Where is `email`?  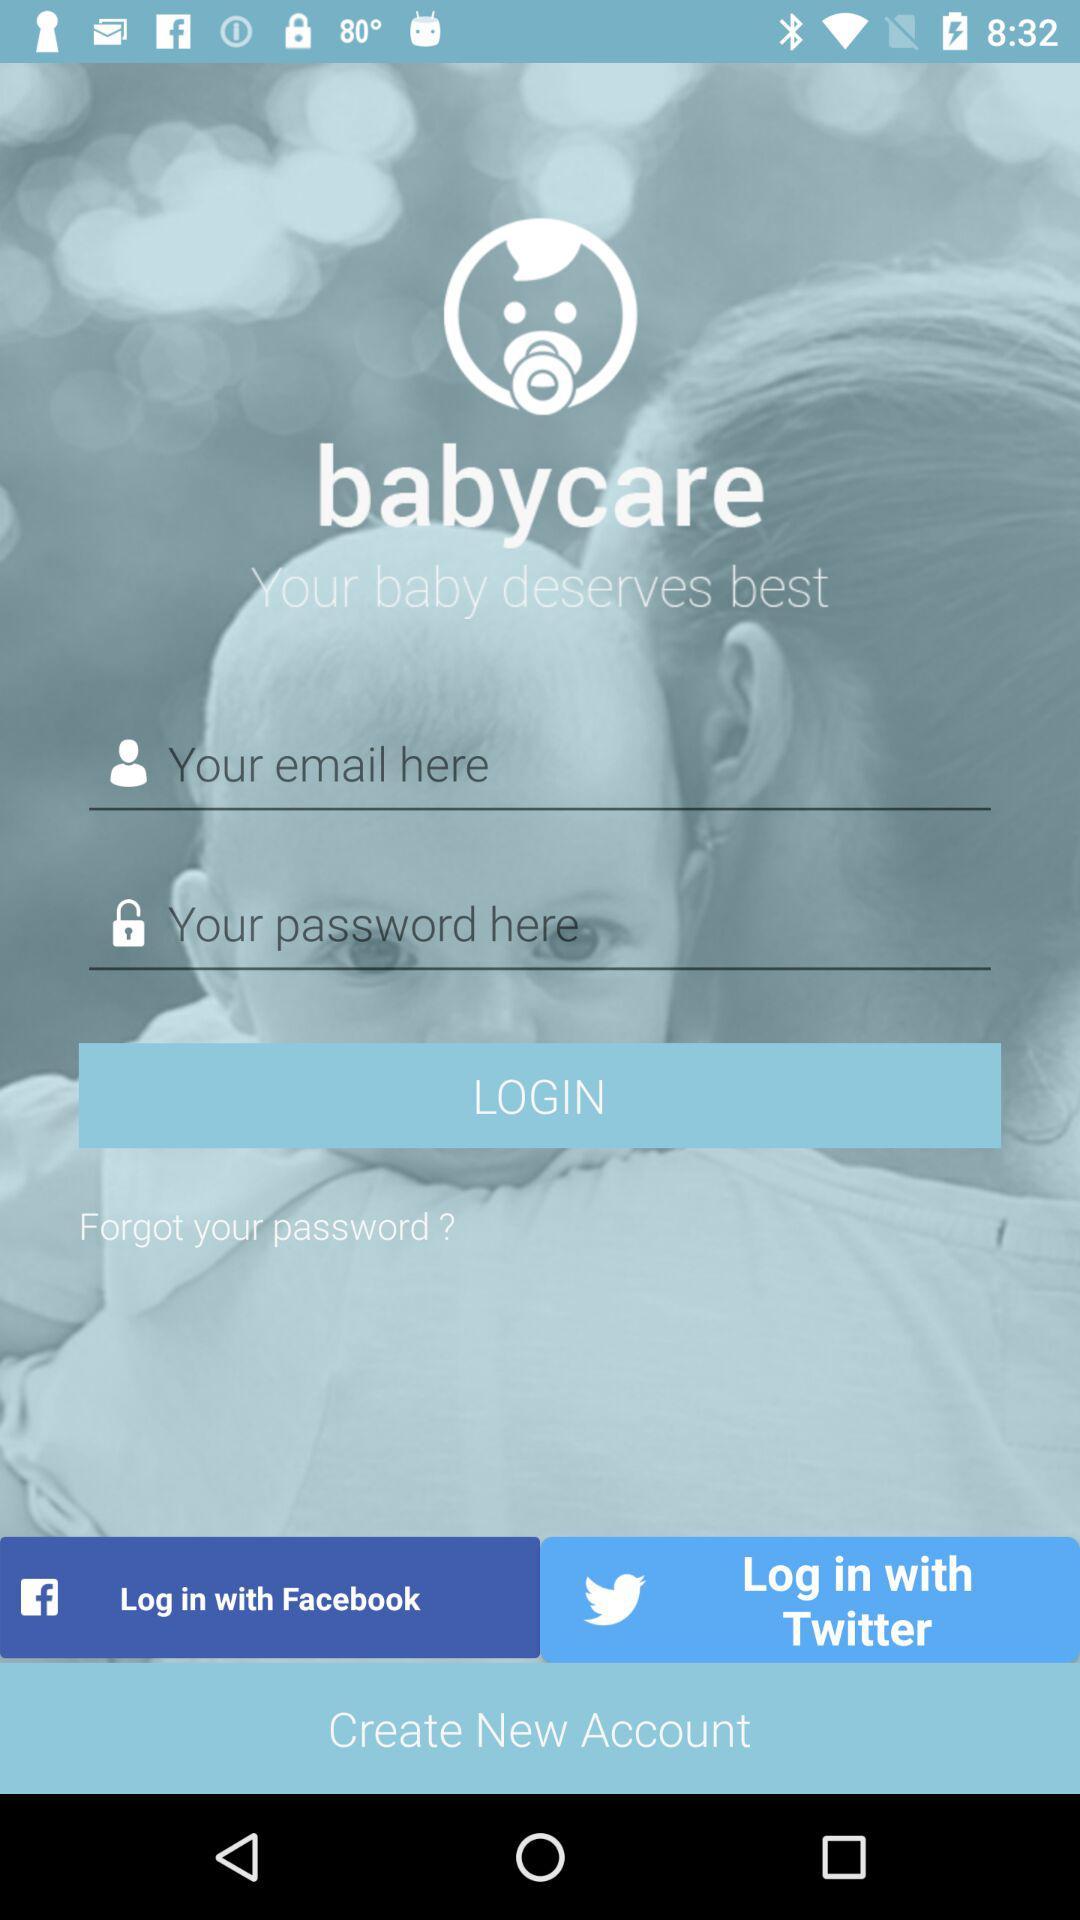
email is located at coordinates (540, 763).